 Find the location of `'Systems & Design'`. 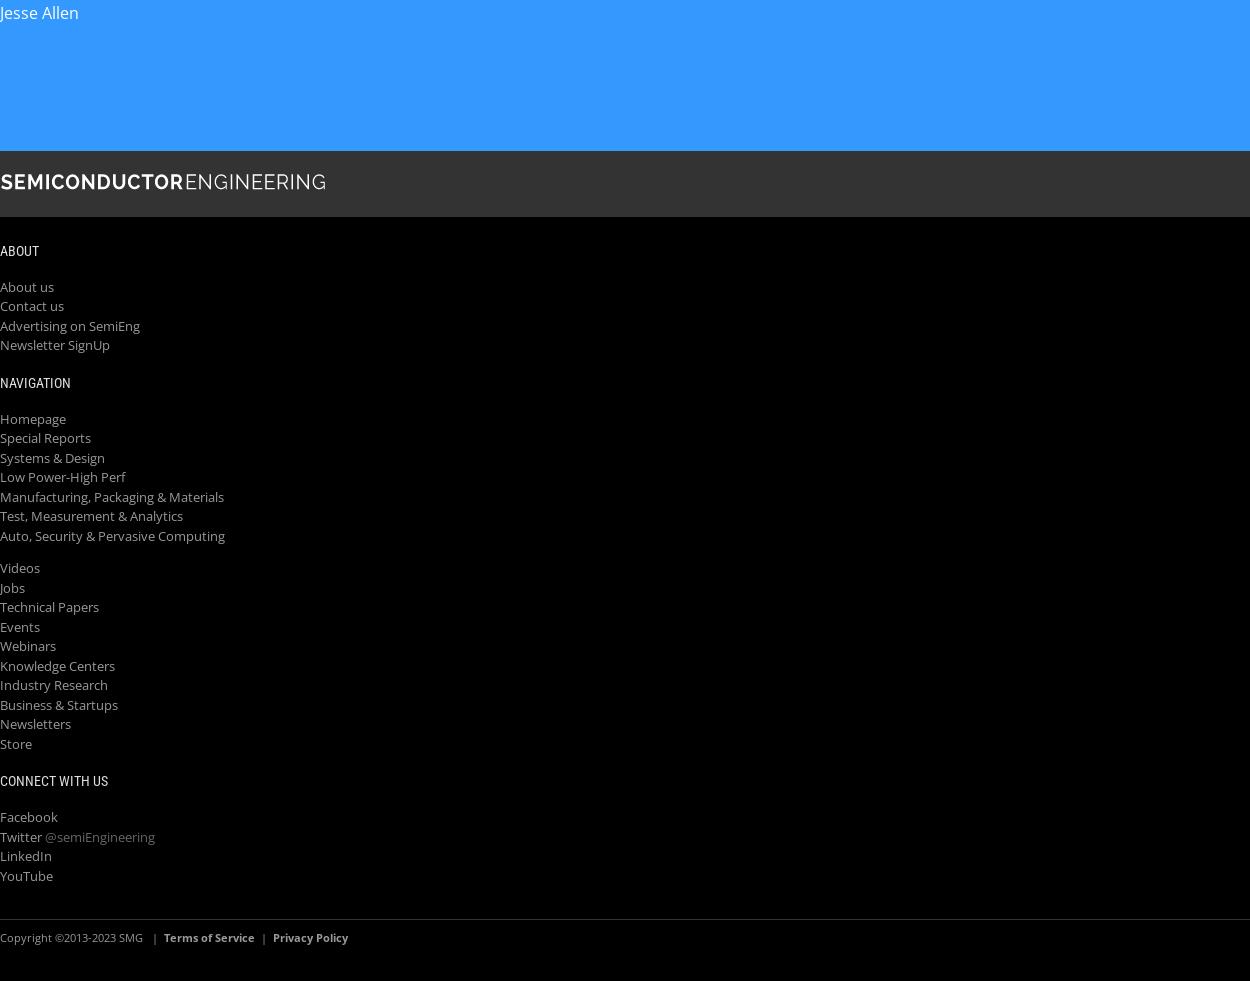

'Systems & Design' is located at coordinates (52, 456).